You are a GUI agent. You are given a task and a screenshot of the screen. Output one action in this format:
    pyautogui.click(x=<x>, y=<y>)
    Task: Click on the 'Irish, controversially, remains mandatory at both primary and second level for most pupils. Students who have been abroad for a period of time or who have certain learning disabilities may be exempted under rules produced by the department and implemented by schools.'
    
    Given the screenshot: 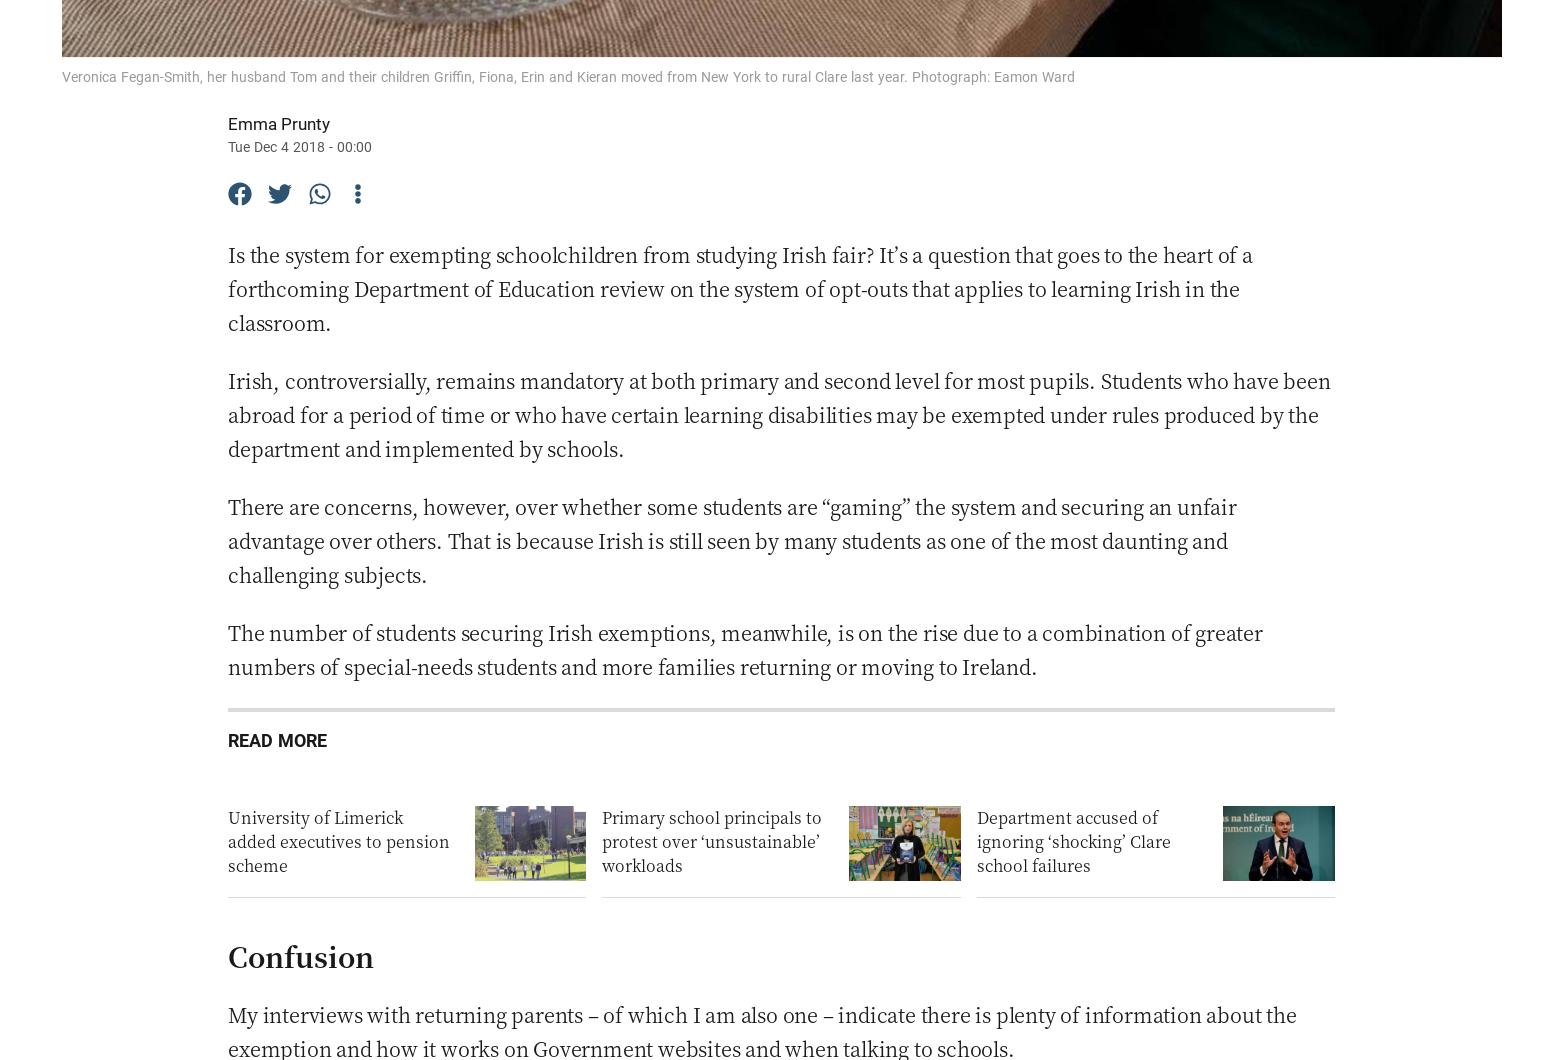 What is the action you would take?
    pyautogui.click(x=778, y=413)
    